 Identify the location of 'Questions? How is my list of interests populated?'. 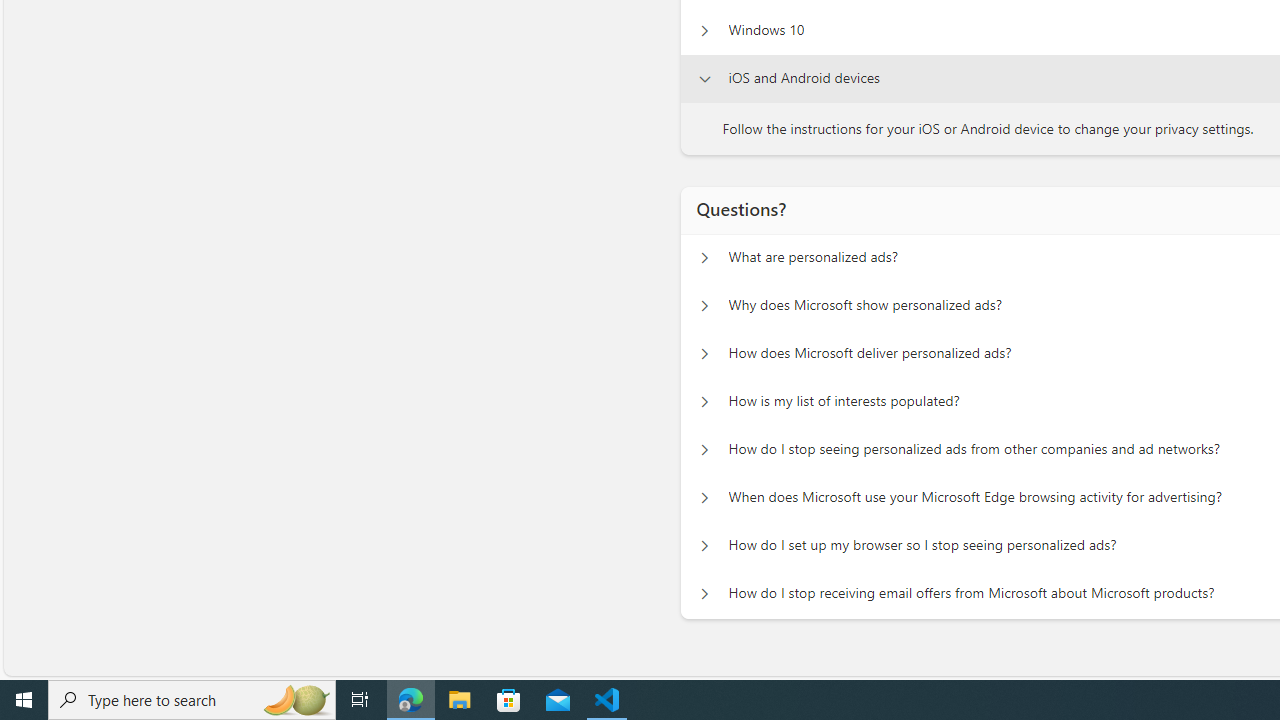
(704, 402).